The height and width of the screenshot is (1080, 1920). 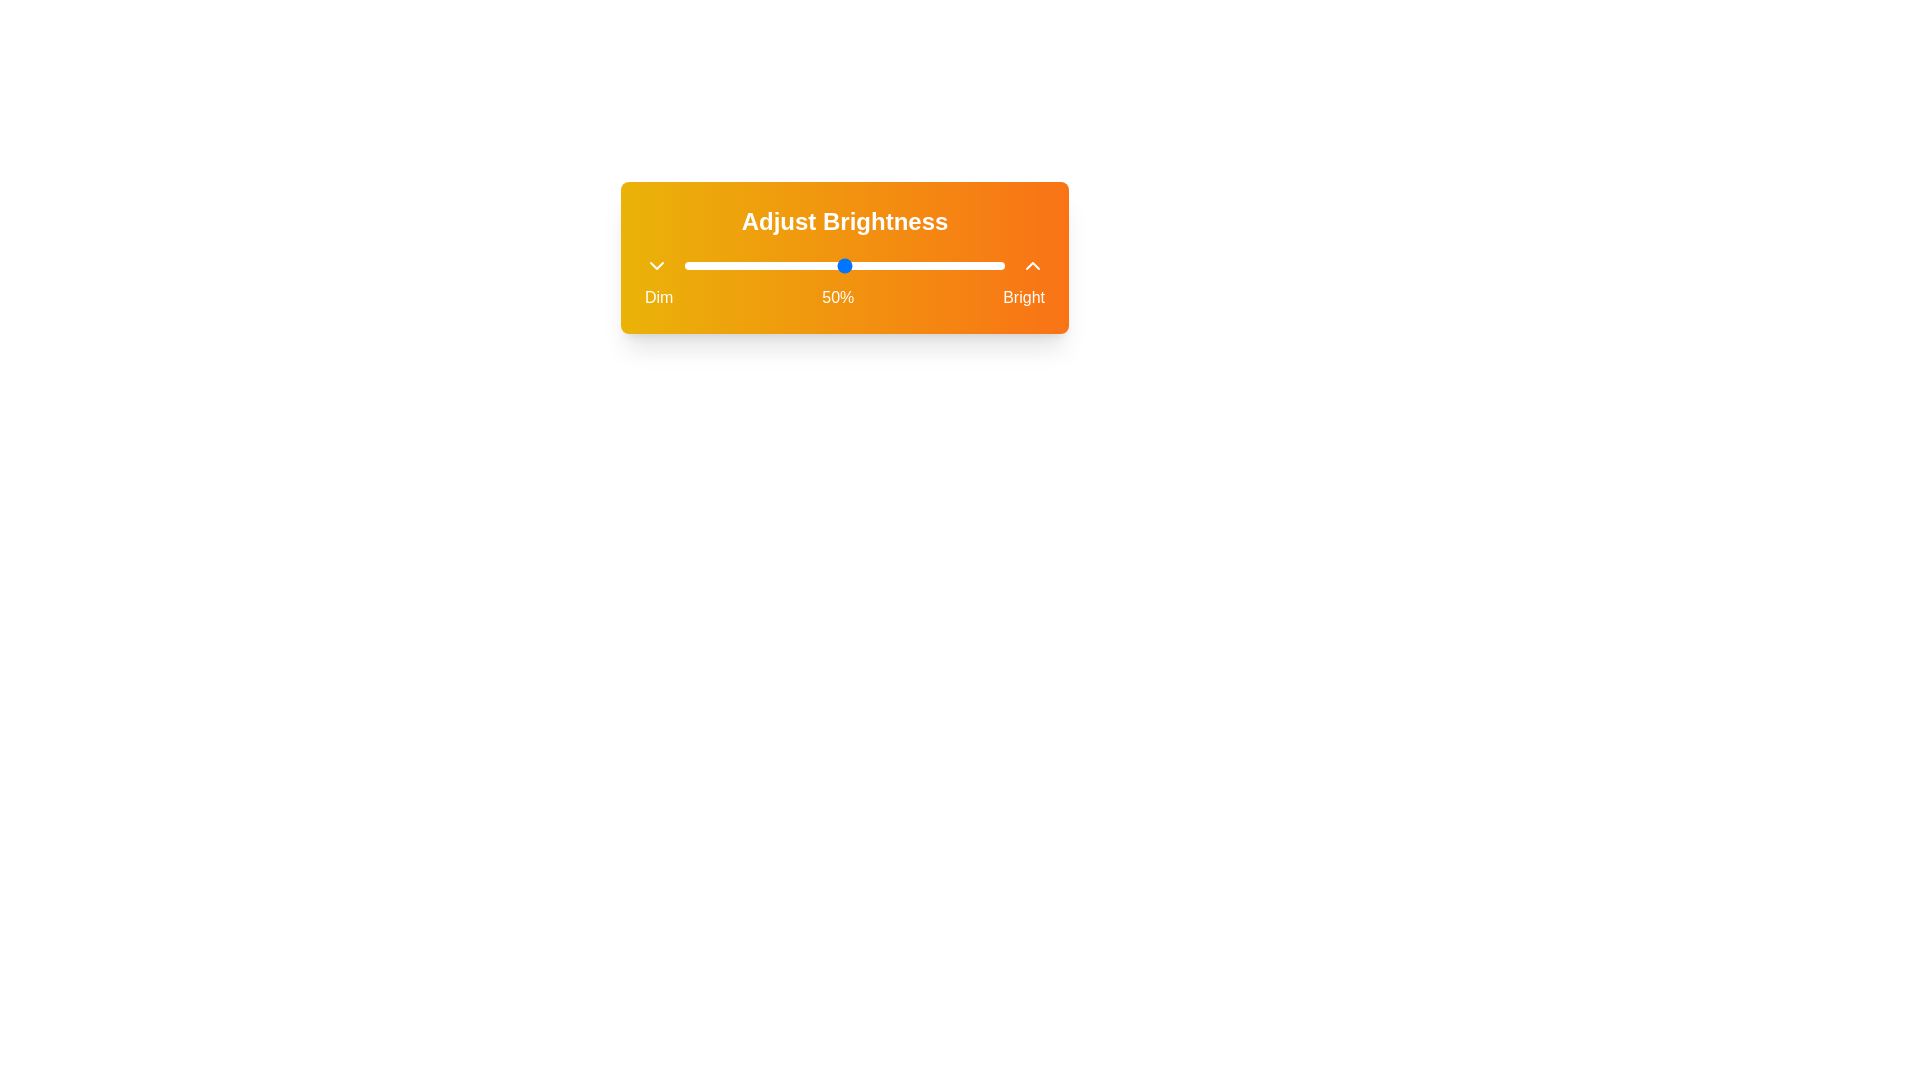 What do you see at coordinates (927, 265) in the screenshot?
I see `brightness` at bounding box center [927, 265].